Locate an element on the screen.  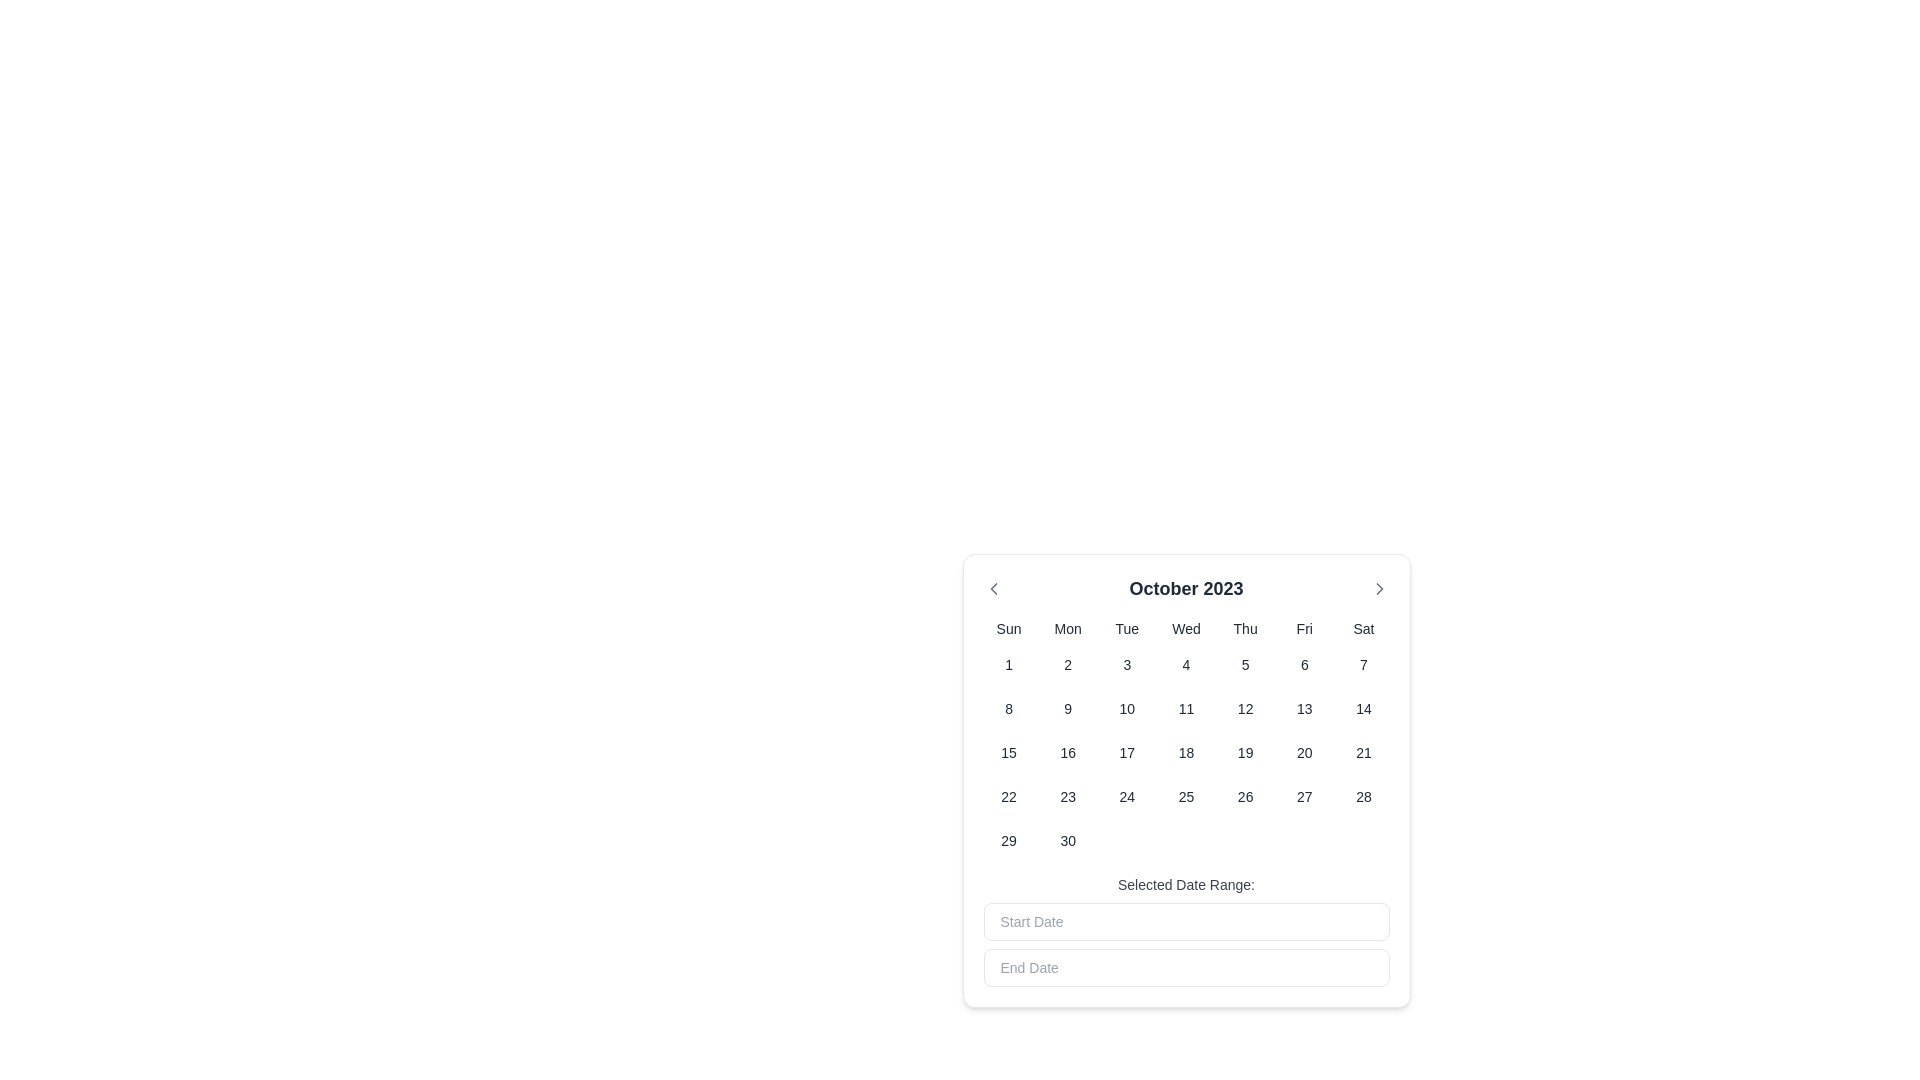
the button displaying the number '19' in the Thursday column of the calendar grid is located at coordinates (1244, 752).